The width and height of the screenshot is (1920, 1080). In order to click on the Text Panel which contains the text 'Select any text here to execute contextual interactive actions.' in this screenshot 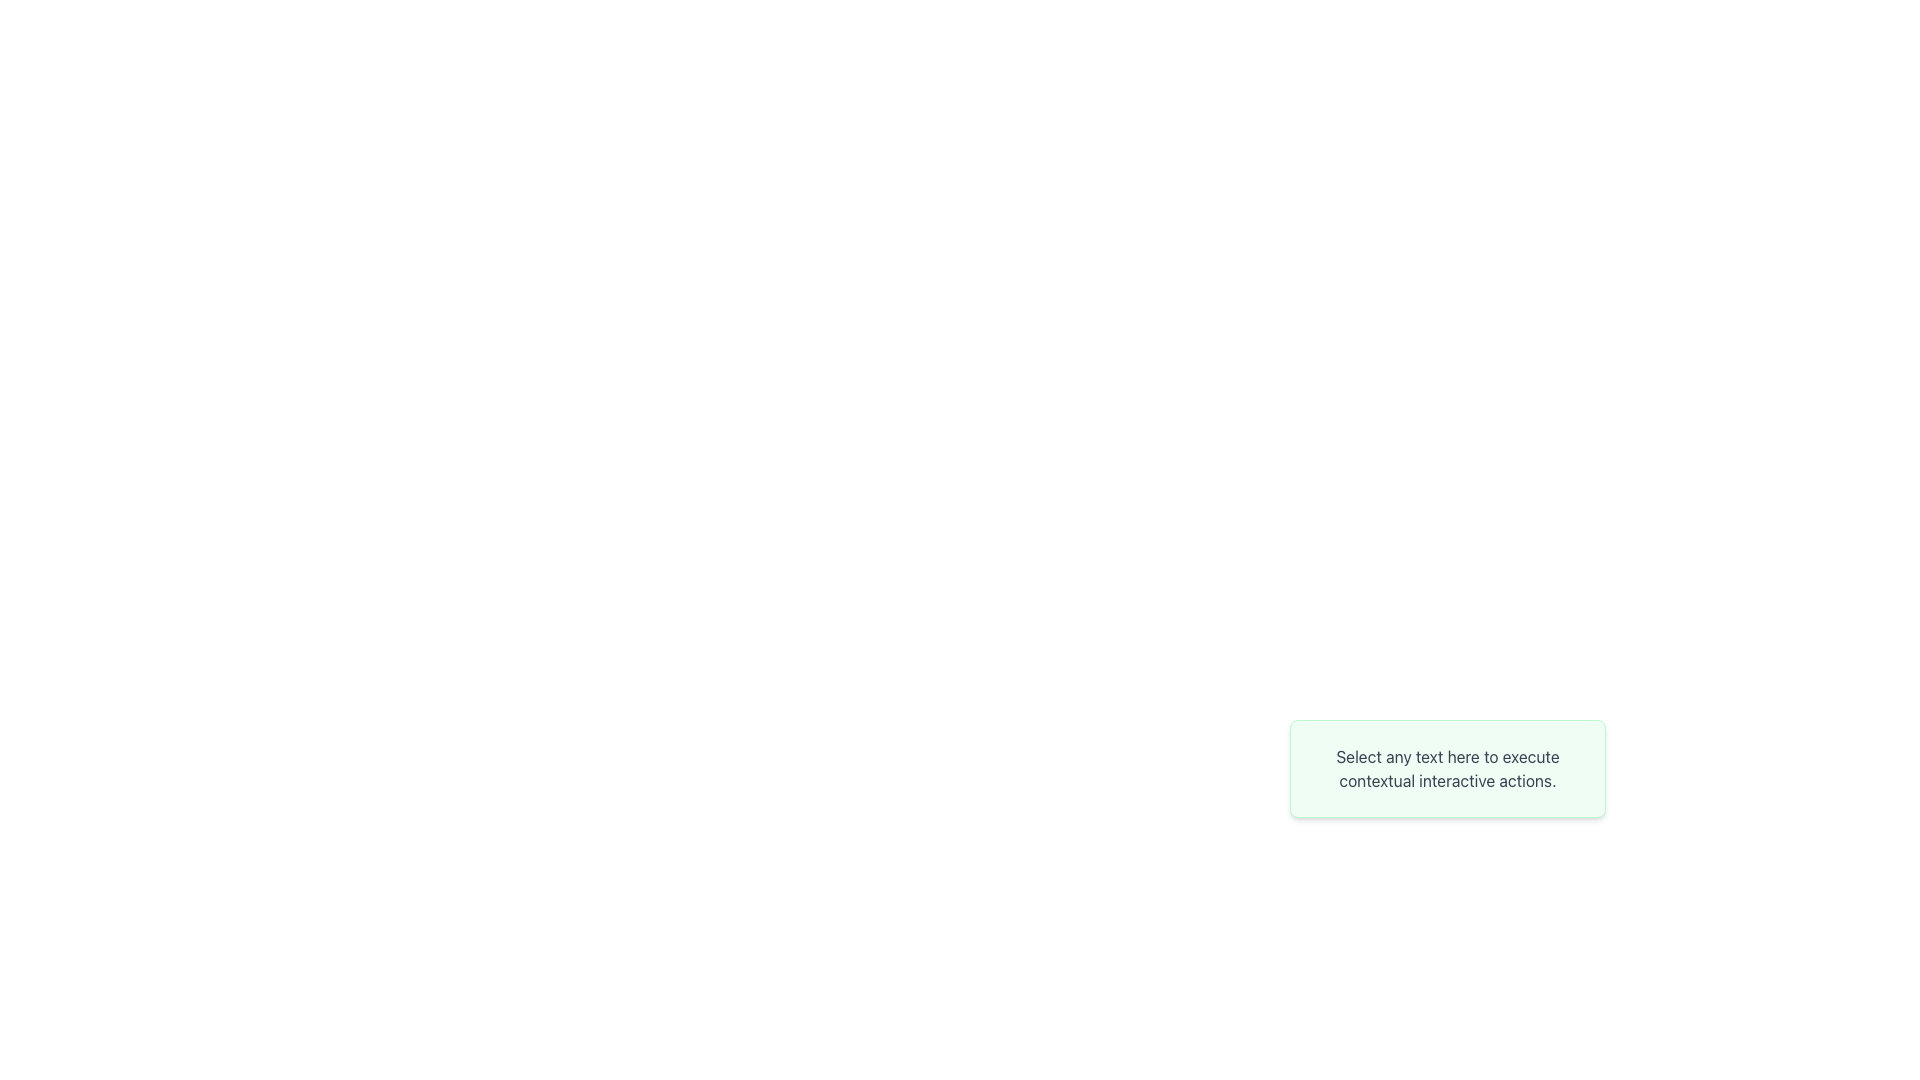, I will do `click(1448, 826)`.